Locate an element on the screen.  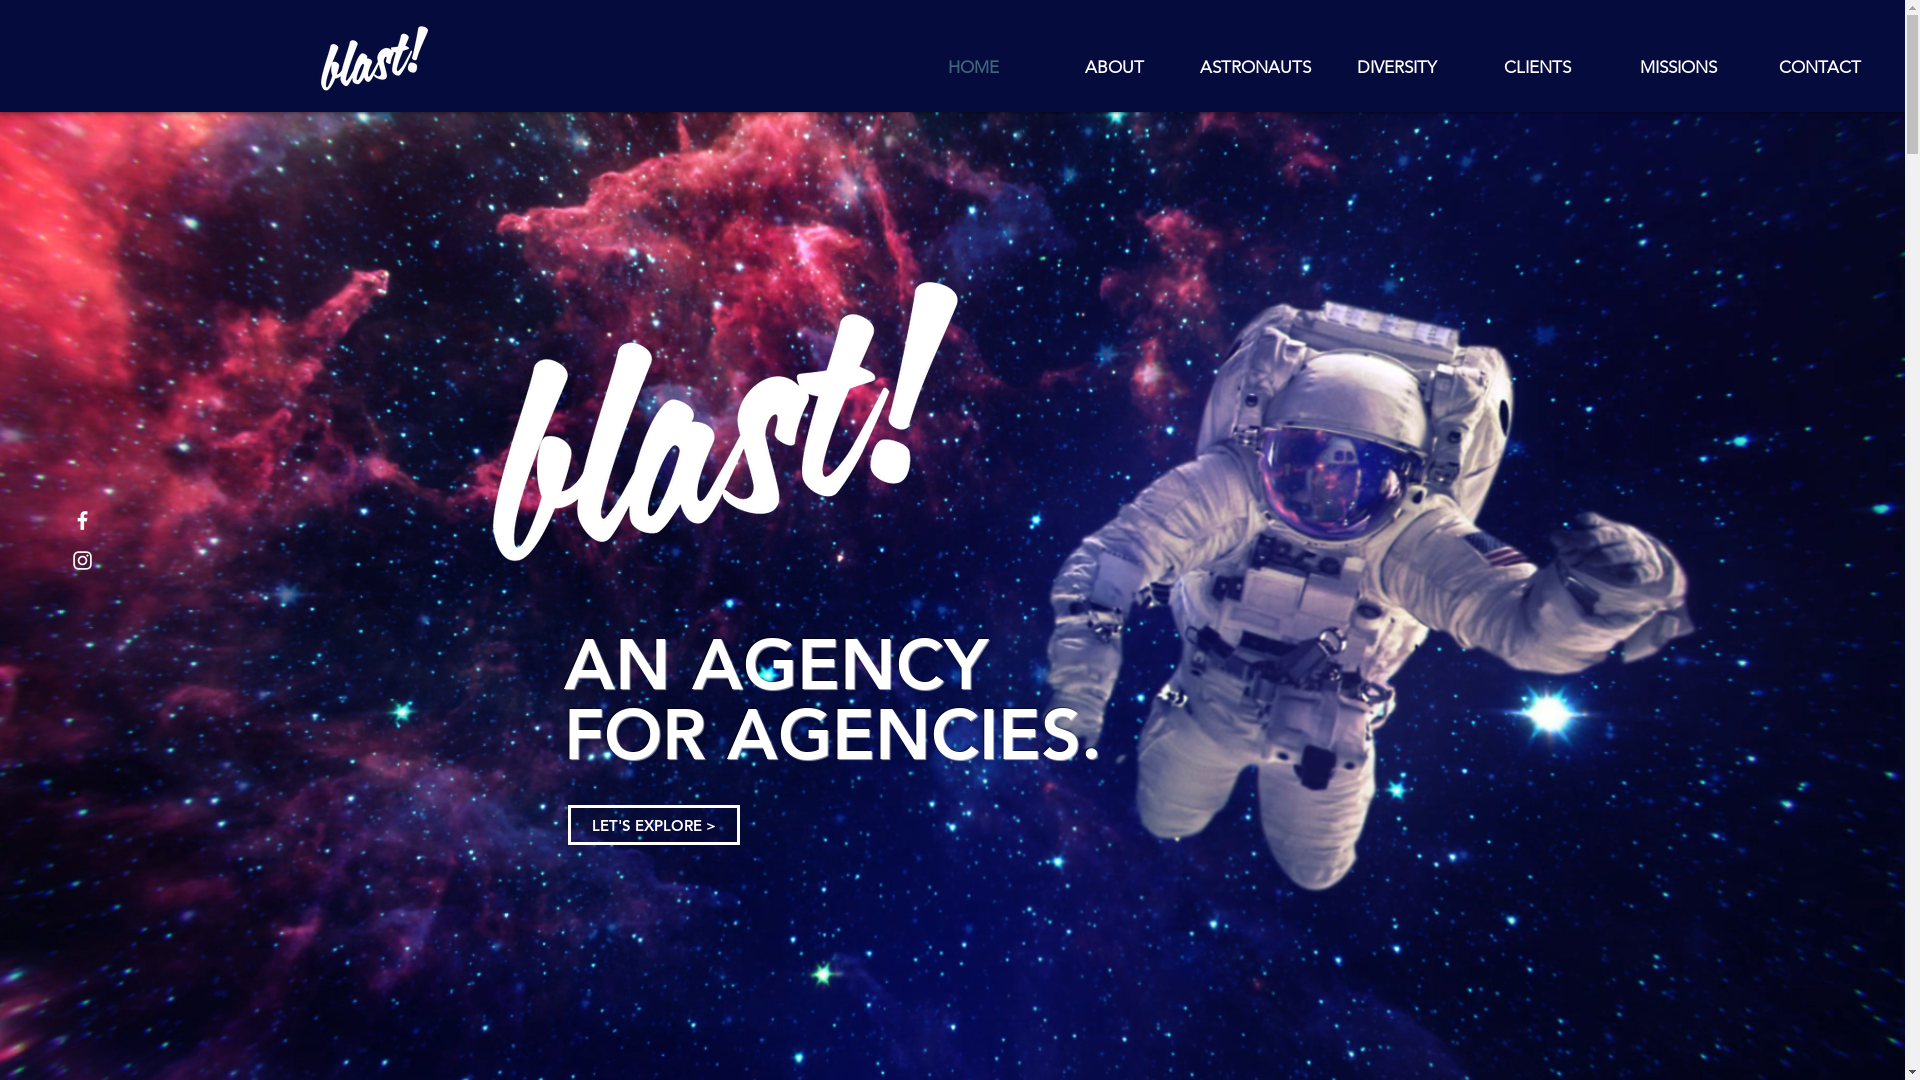
'LET'S EXPLORE >' is located at coordinates (653, 825).